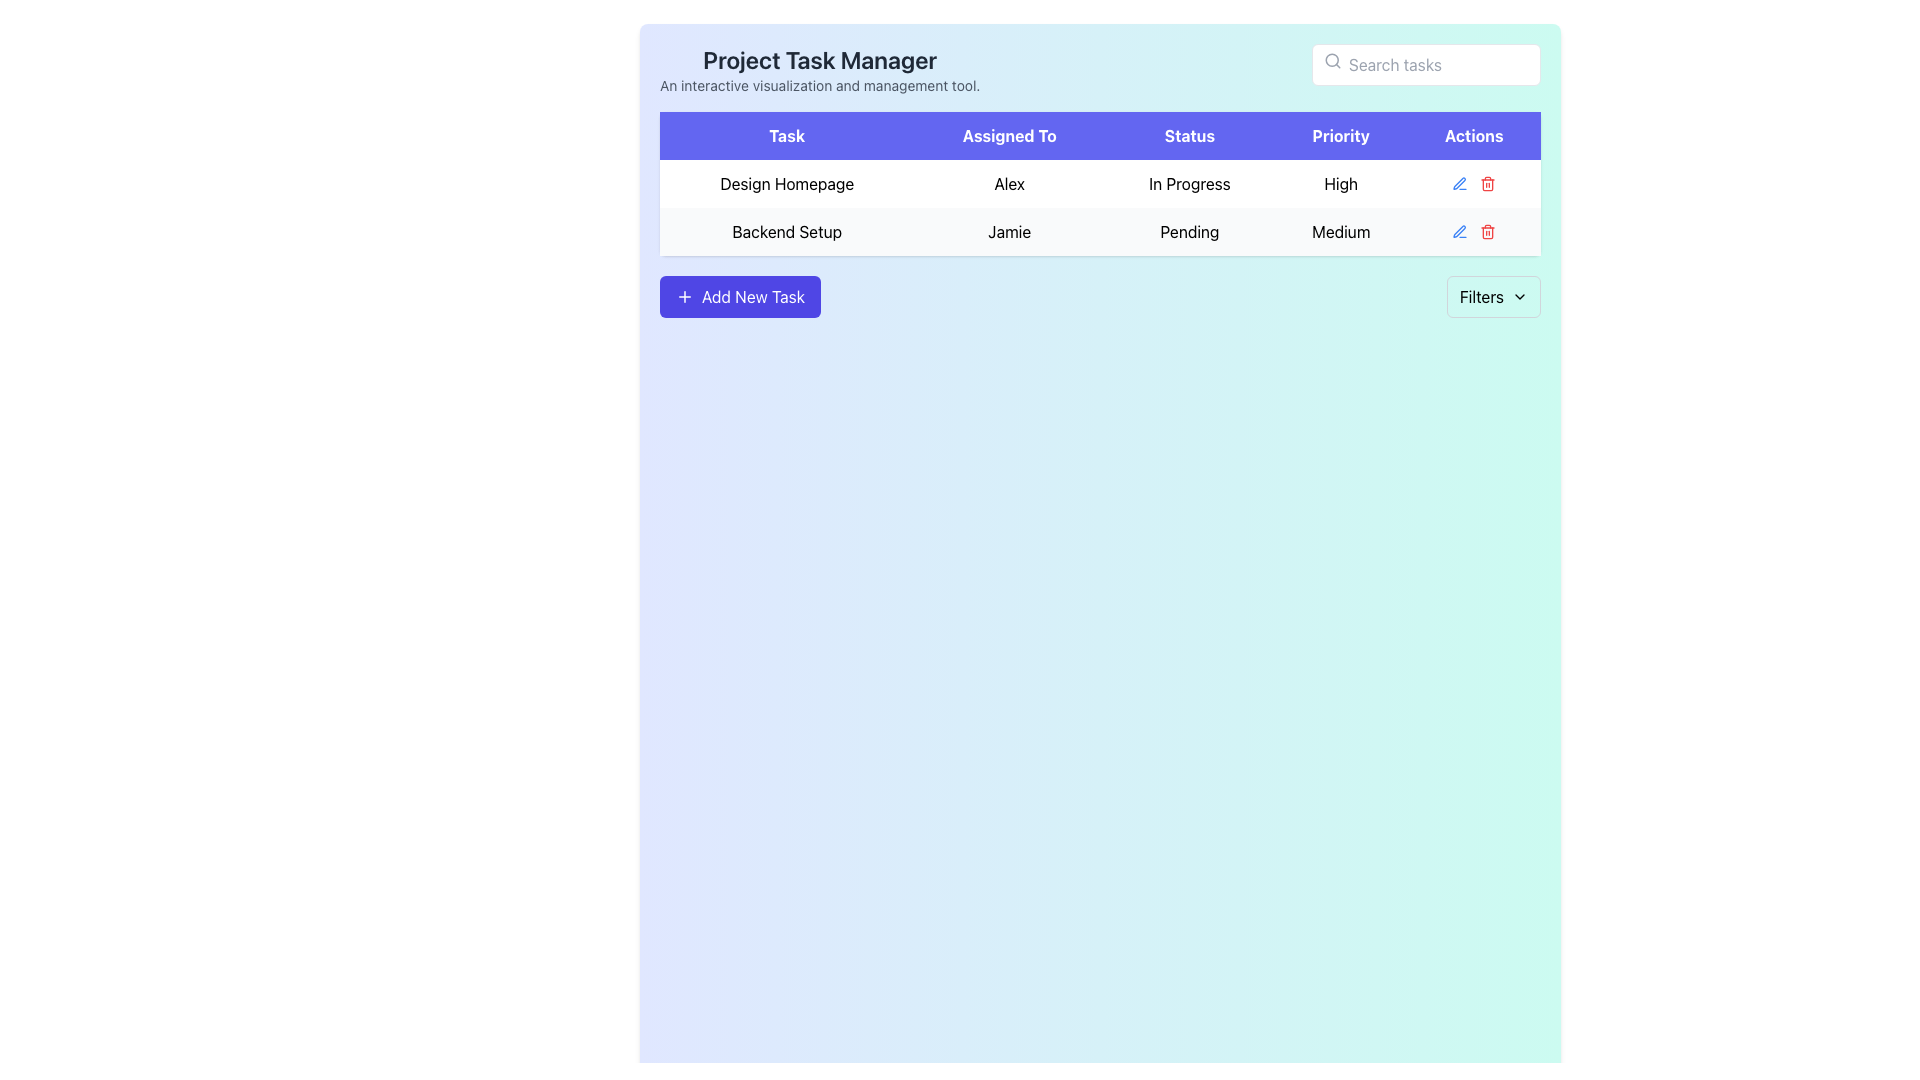 The image size is (1920, 1080). What do you see at coordinates (1189, 135) in the screenshot?
I see `the 'Status' text label, which is part of the header bar displaying various column titles including 'Task', 'Assigned To', 'Priority', and 'Actions'` at bounding box center [1189, 135].